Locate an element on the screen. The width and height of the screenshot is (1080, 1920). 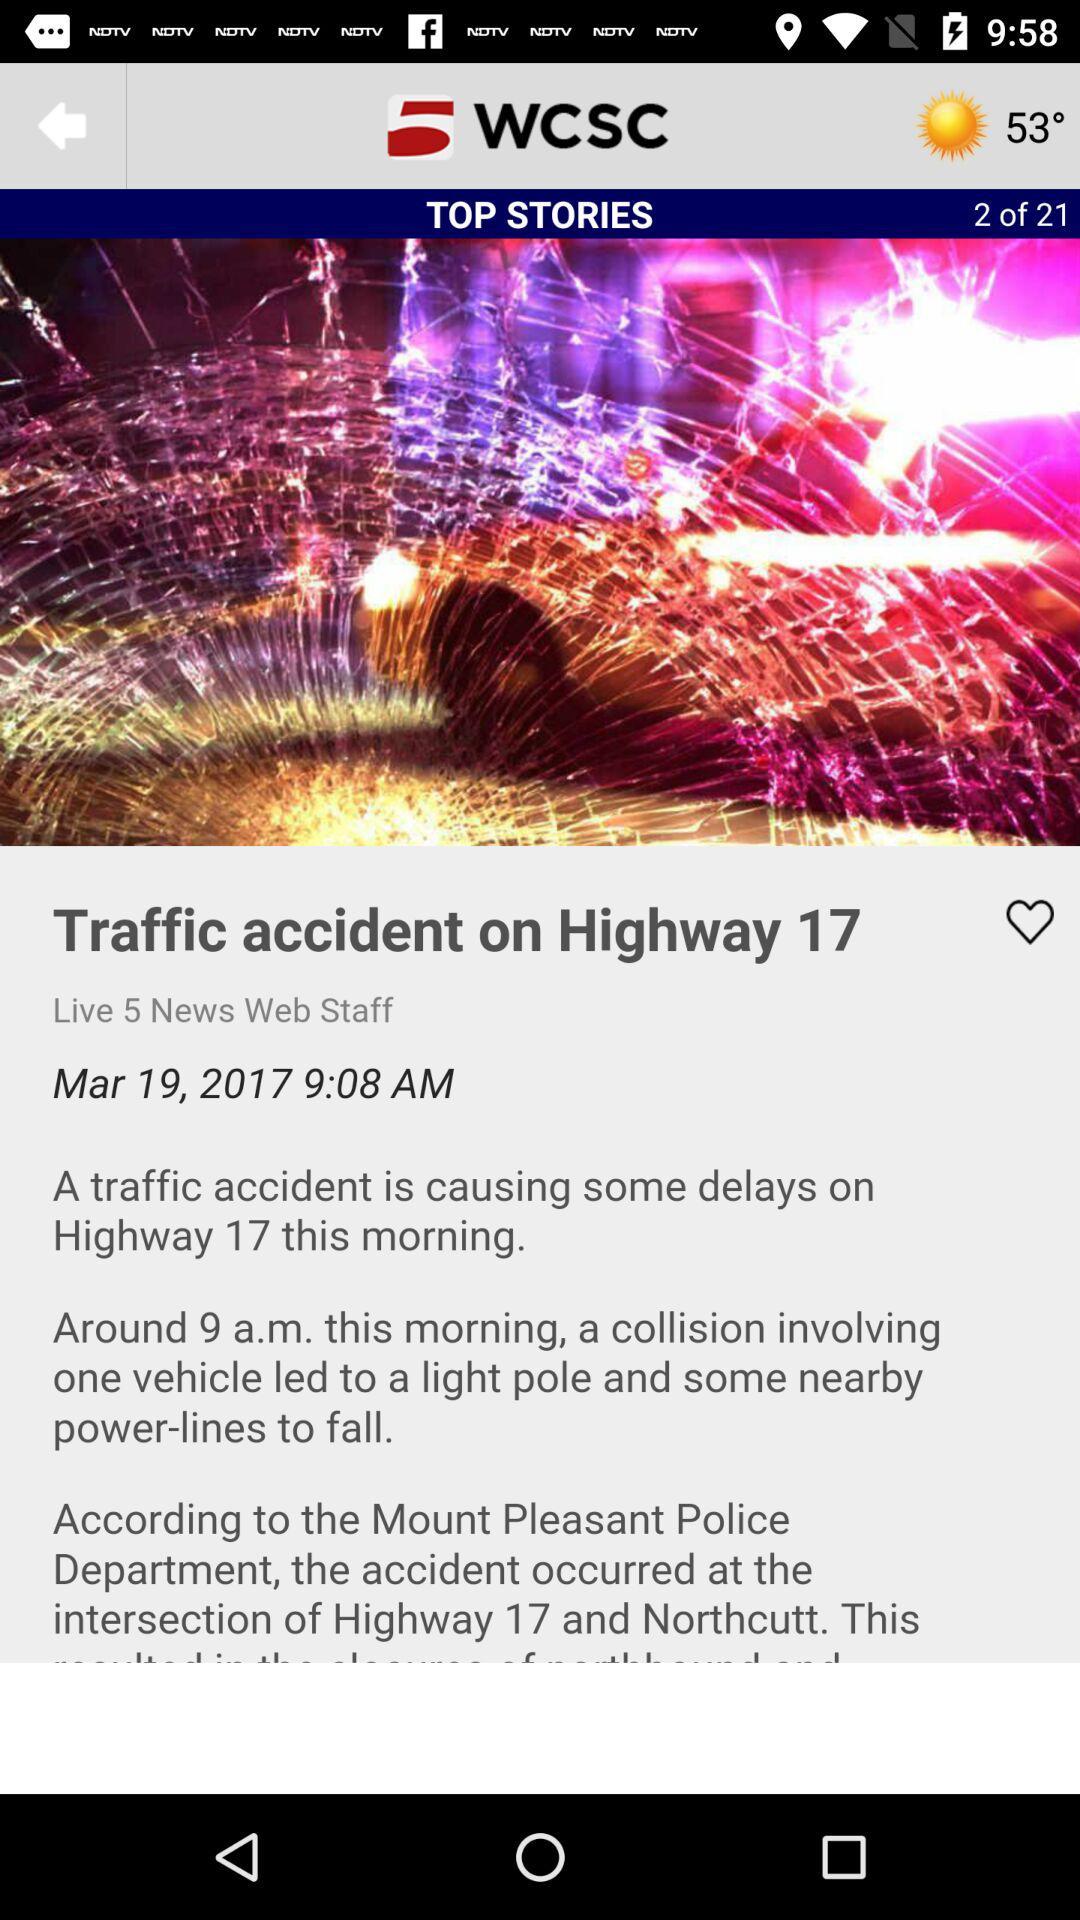
the favorite icon is located at coordinates (1017, 921).